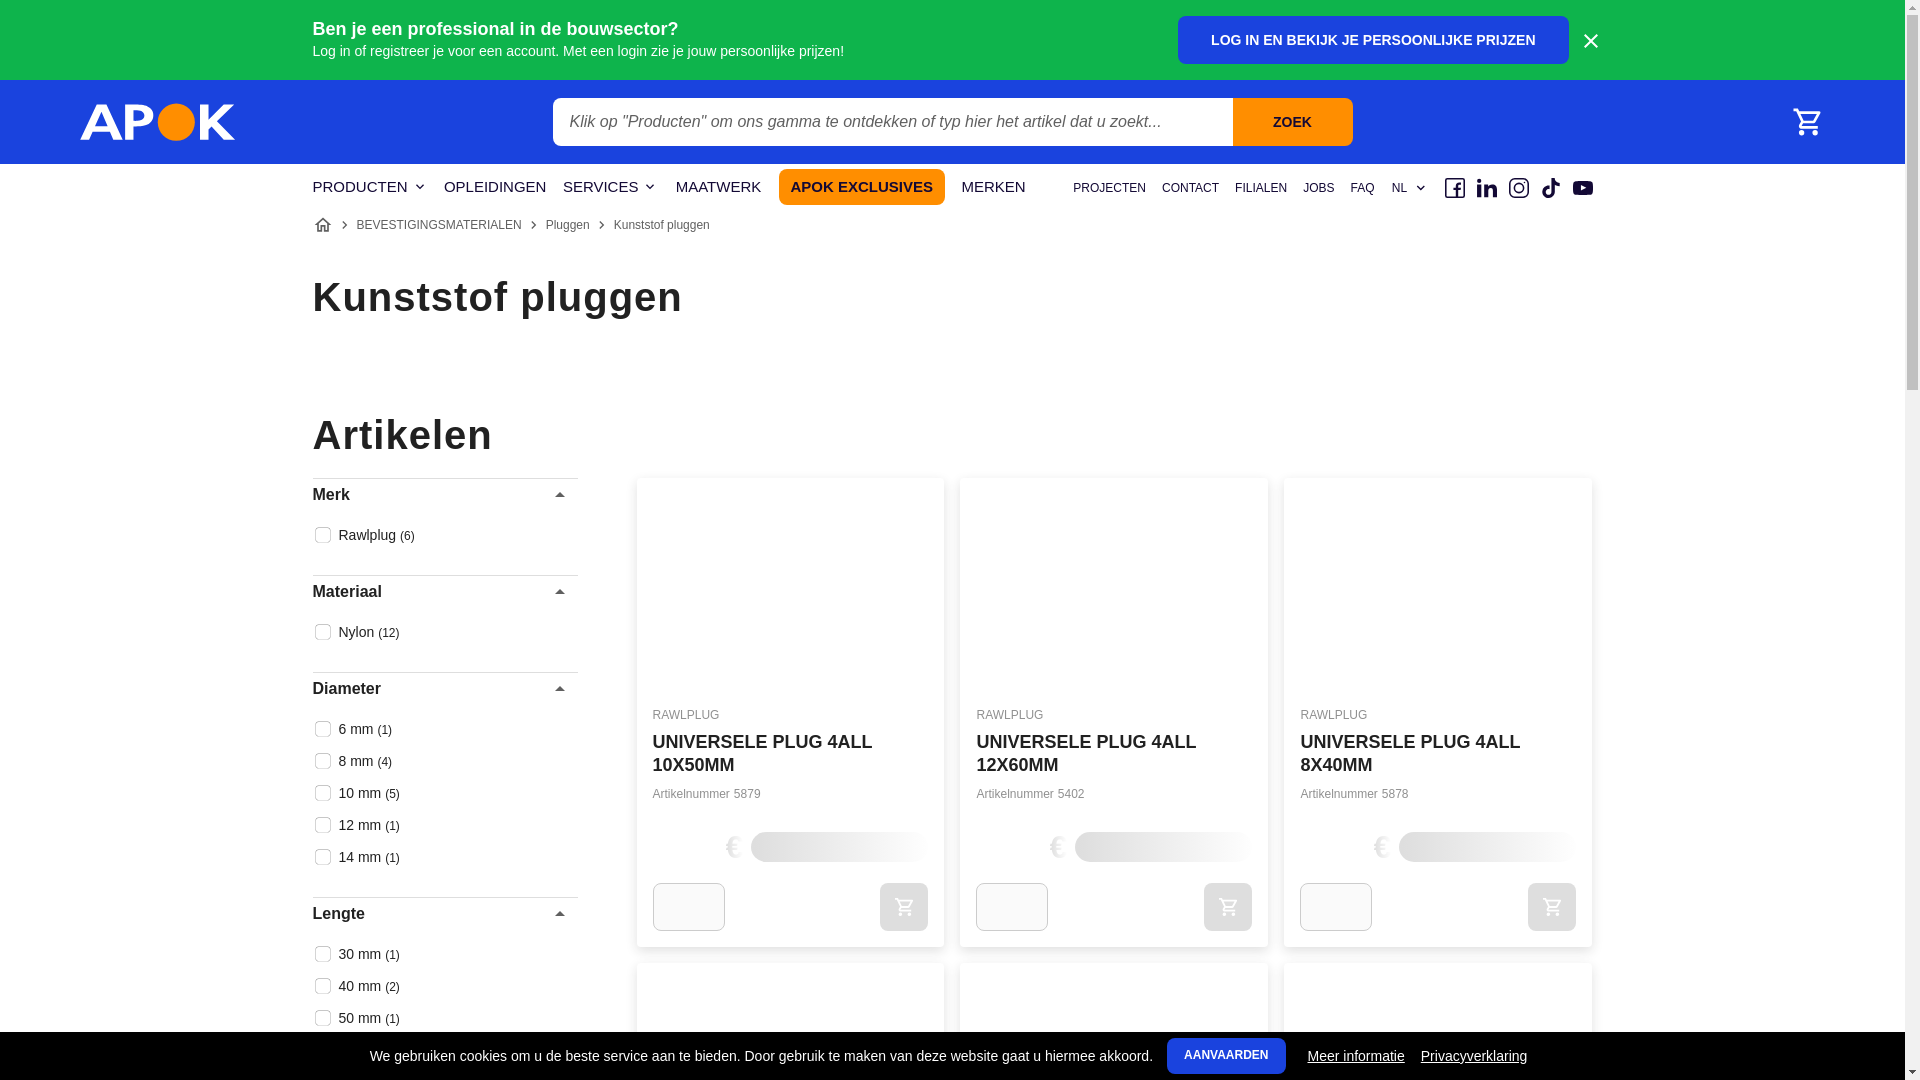  I want to click on 'Youtube', so click(1581, 188).